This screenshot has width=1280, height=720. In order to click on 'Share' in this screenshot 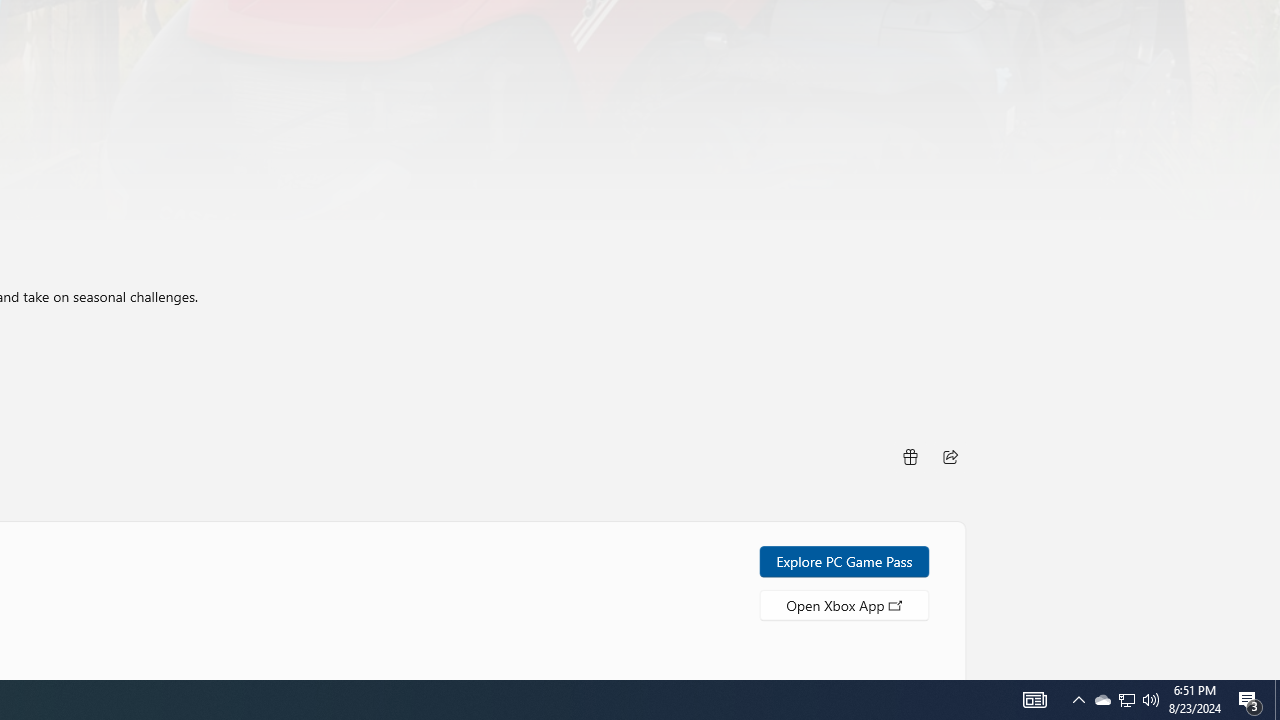, I will do `click(949, 456)`.